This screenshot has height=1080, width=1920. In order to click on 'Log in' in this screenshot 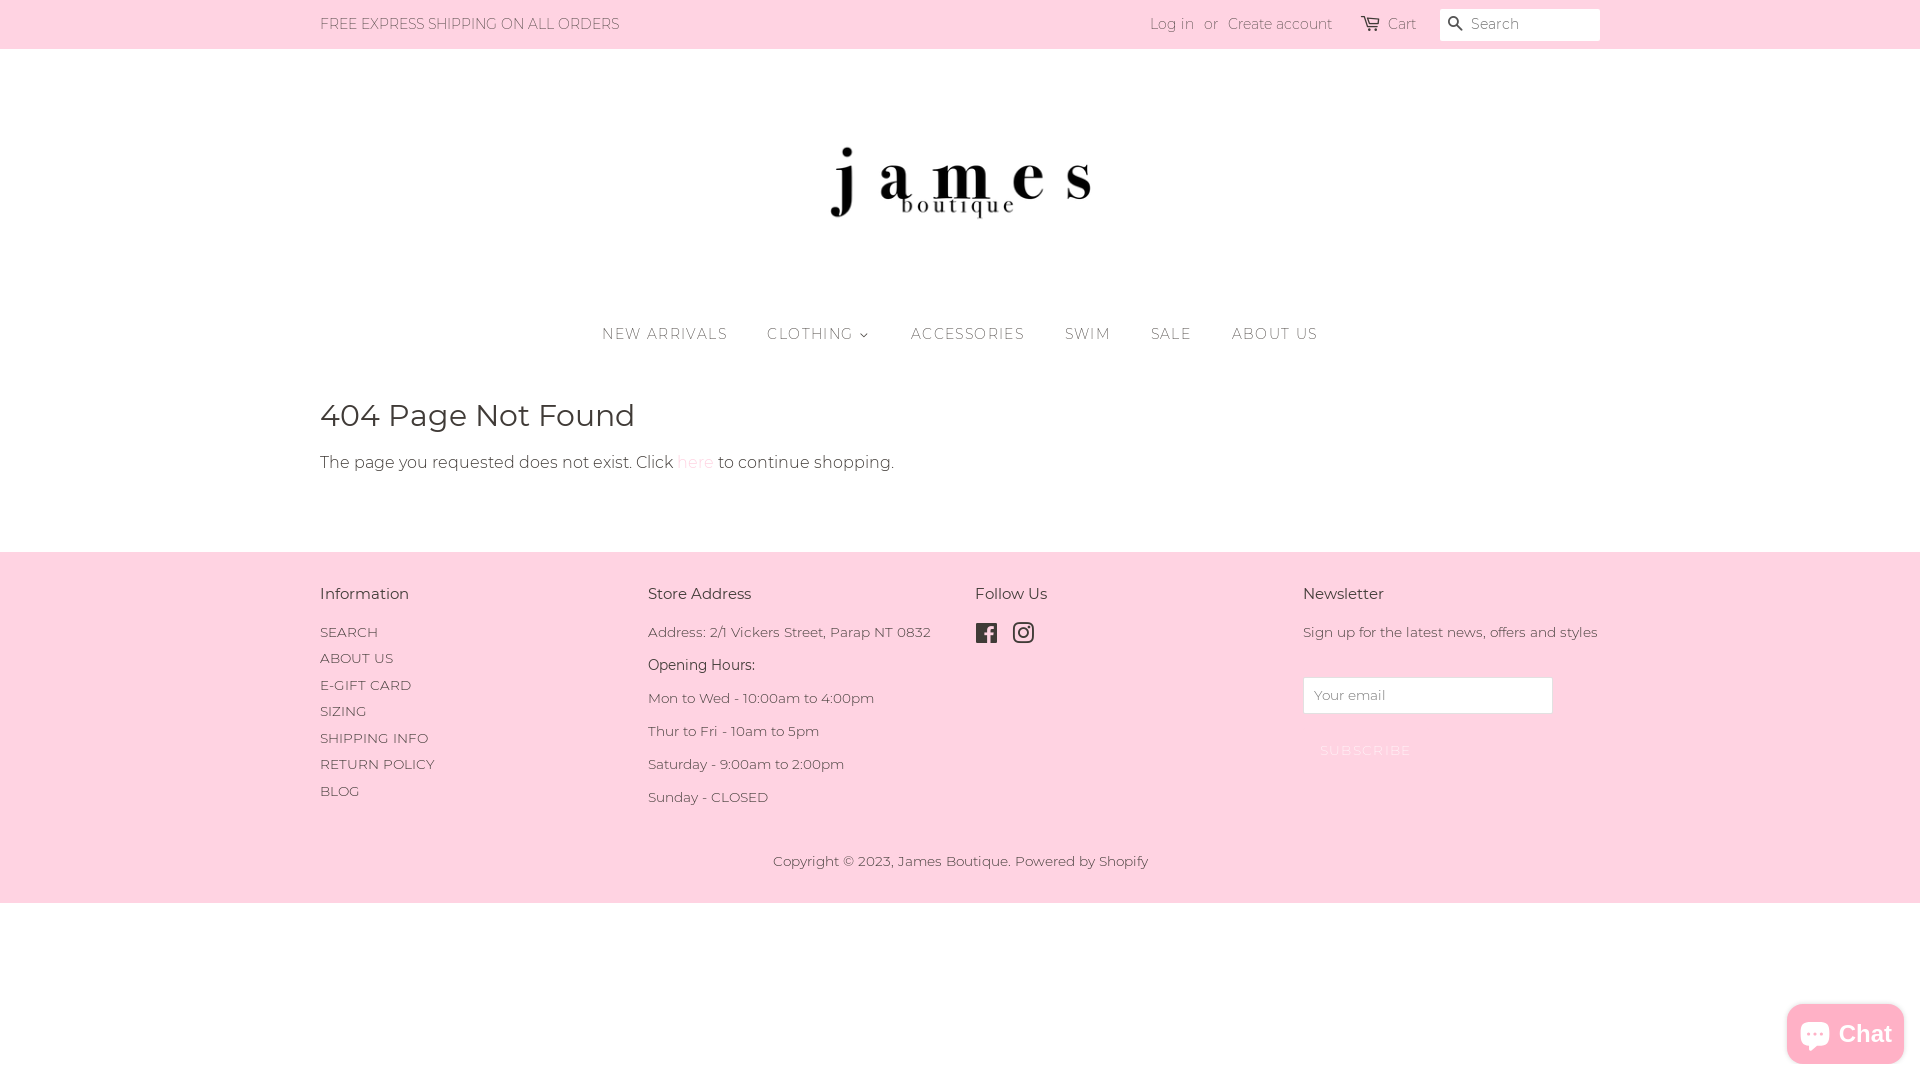, I will do `click(1150, 23)`.